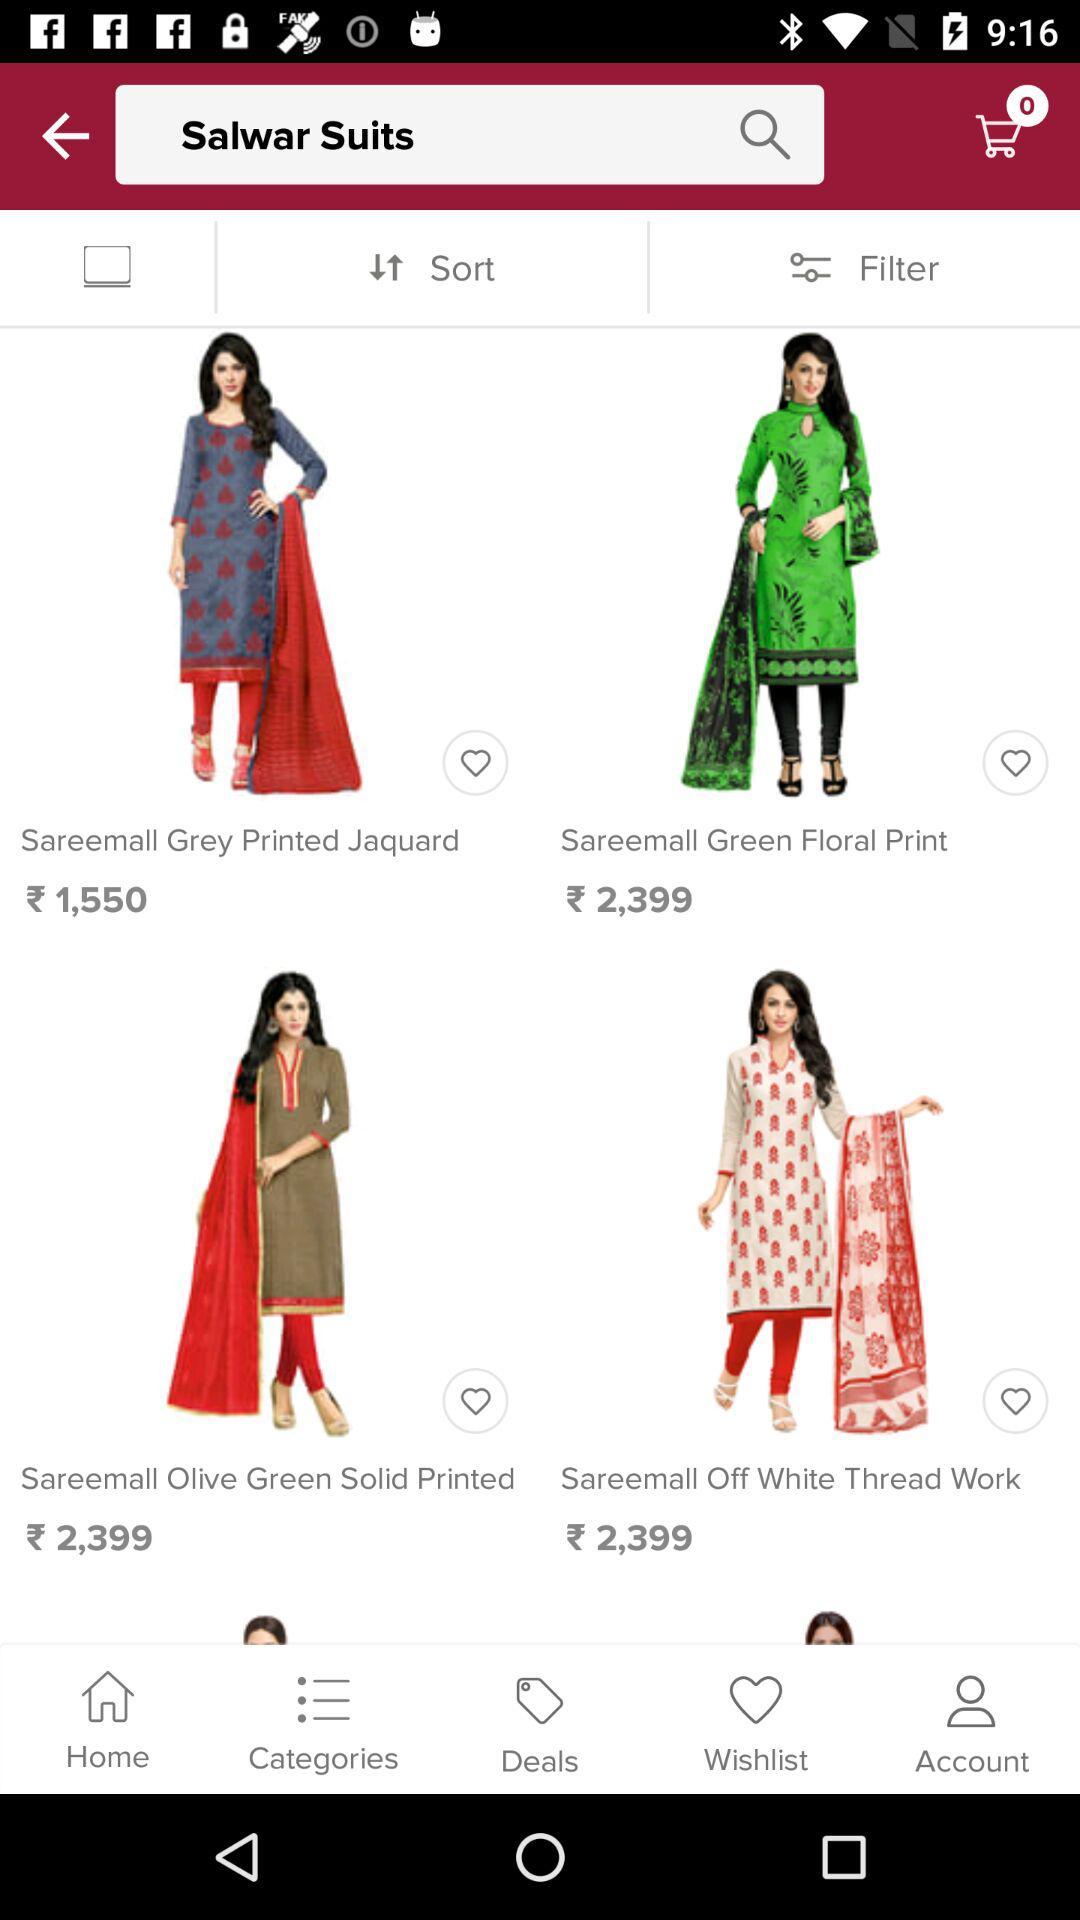 Image resolution: width=1080 pixels, height=1920 pixels. I want to click on item to wishlist, so click(1015, 761).